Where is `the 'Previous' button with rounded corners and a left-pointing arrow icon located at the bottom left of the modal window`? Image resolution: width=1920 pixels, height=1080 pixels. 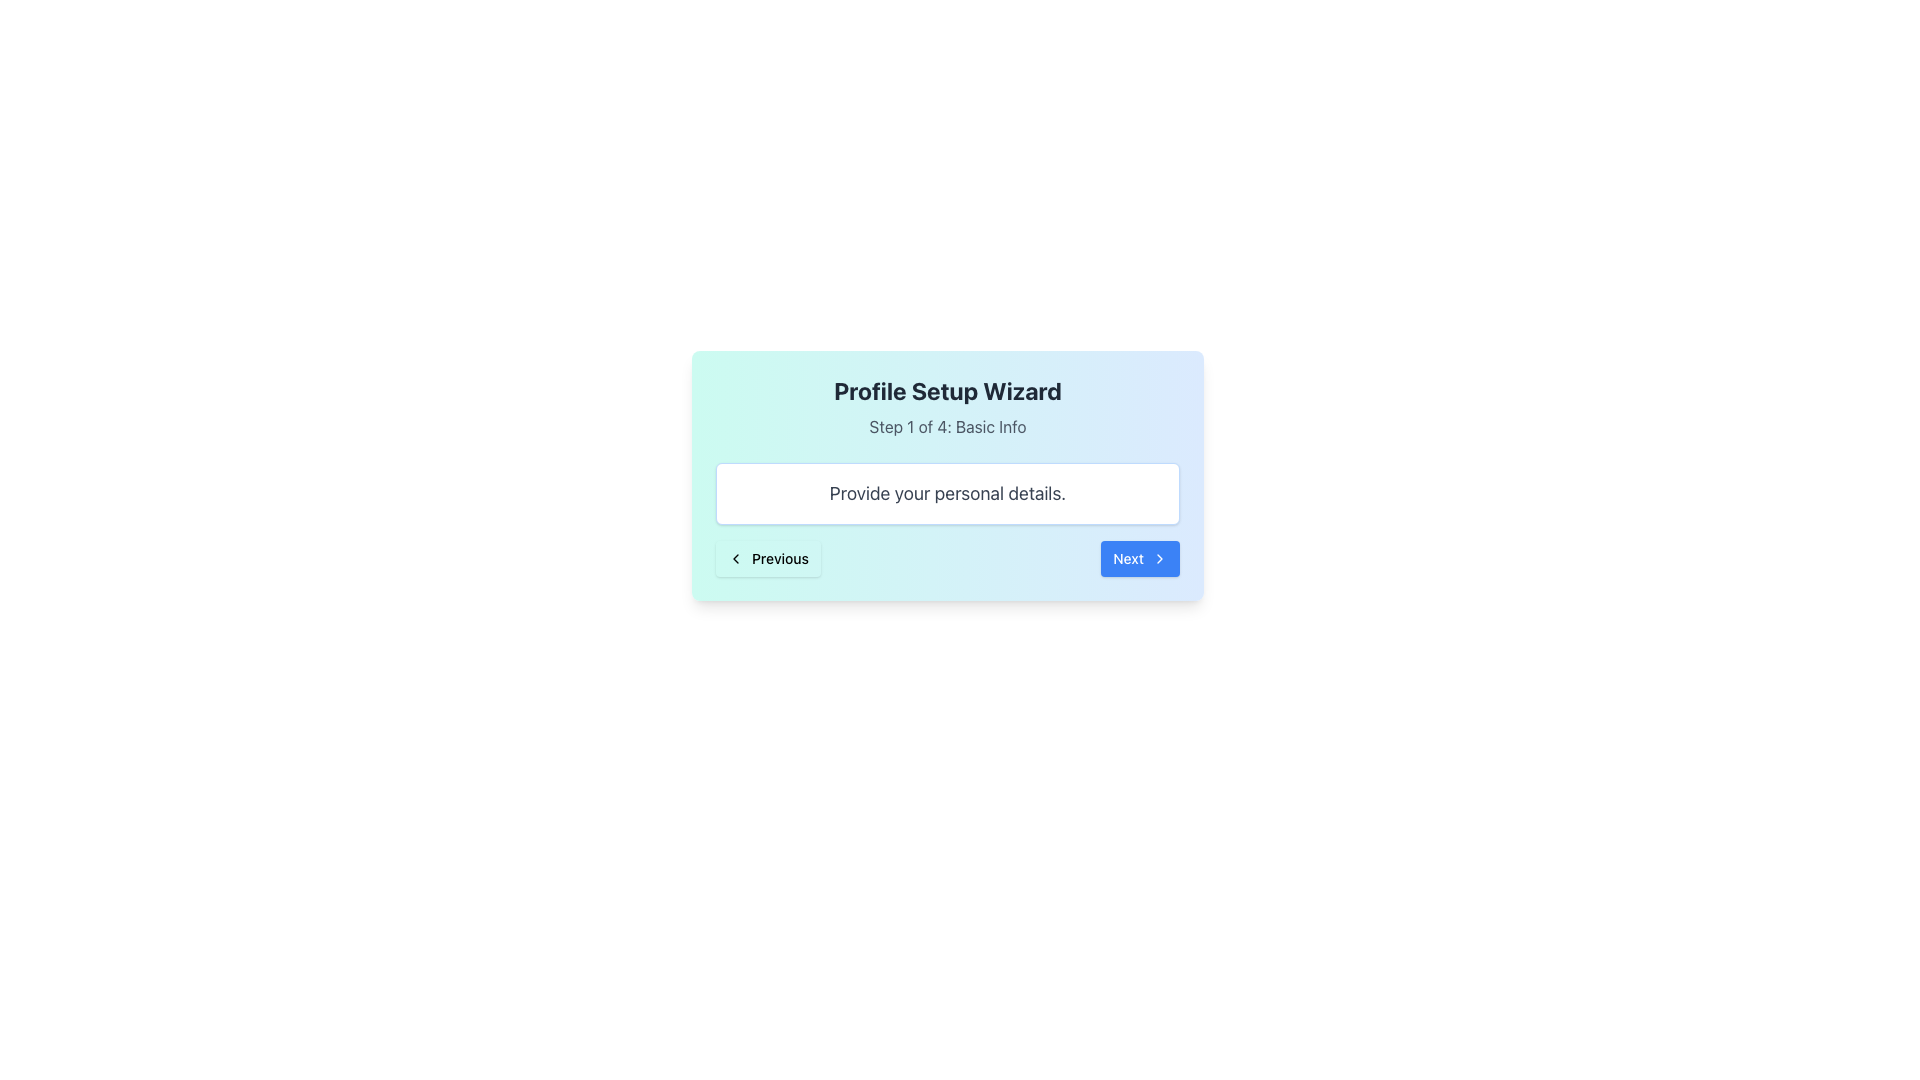 the 'Previous' button with rounded corners and a left-pointing arrow icon located at the bottom left of the modal window is located at coordinates (767, 559).